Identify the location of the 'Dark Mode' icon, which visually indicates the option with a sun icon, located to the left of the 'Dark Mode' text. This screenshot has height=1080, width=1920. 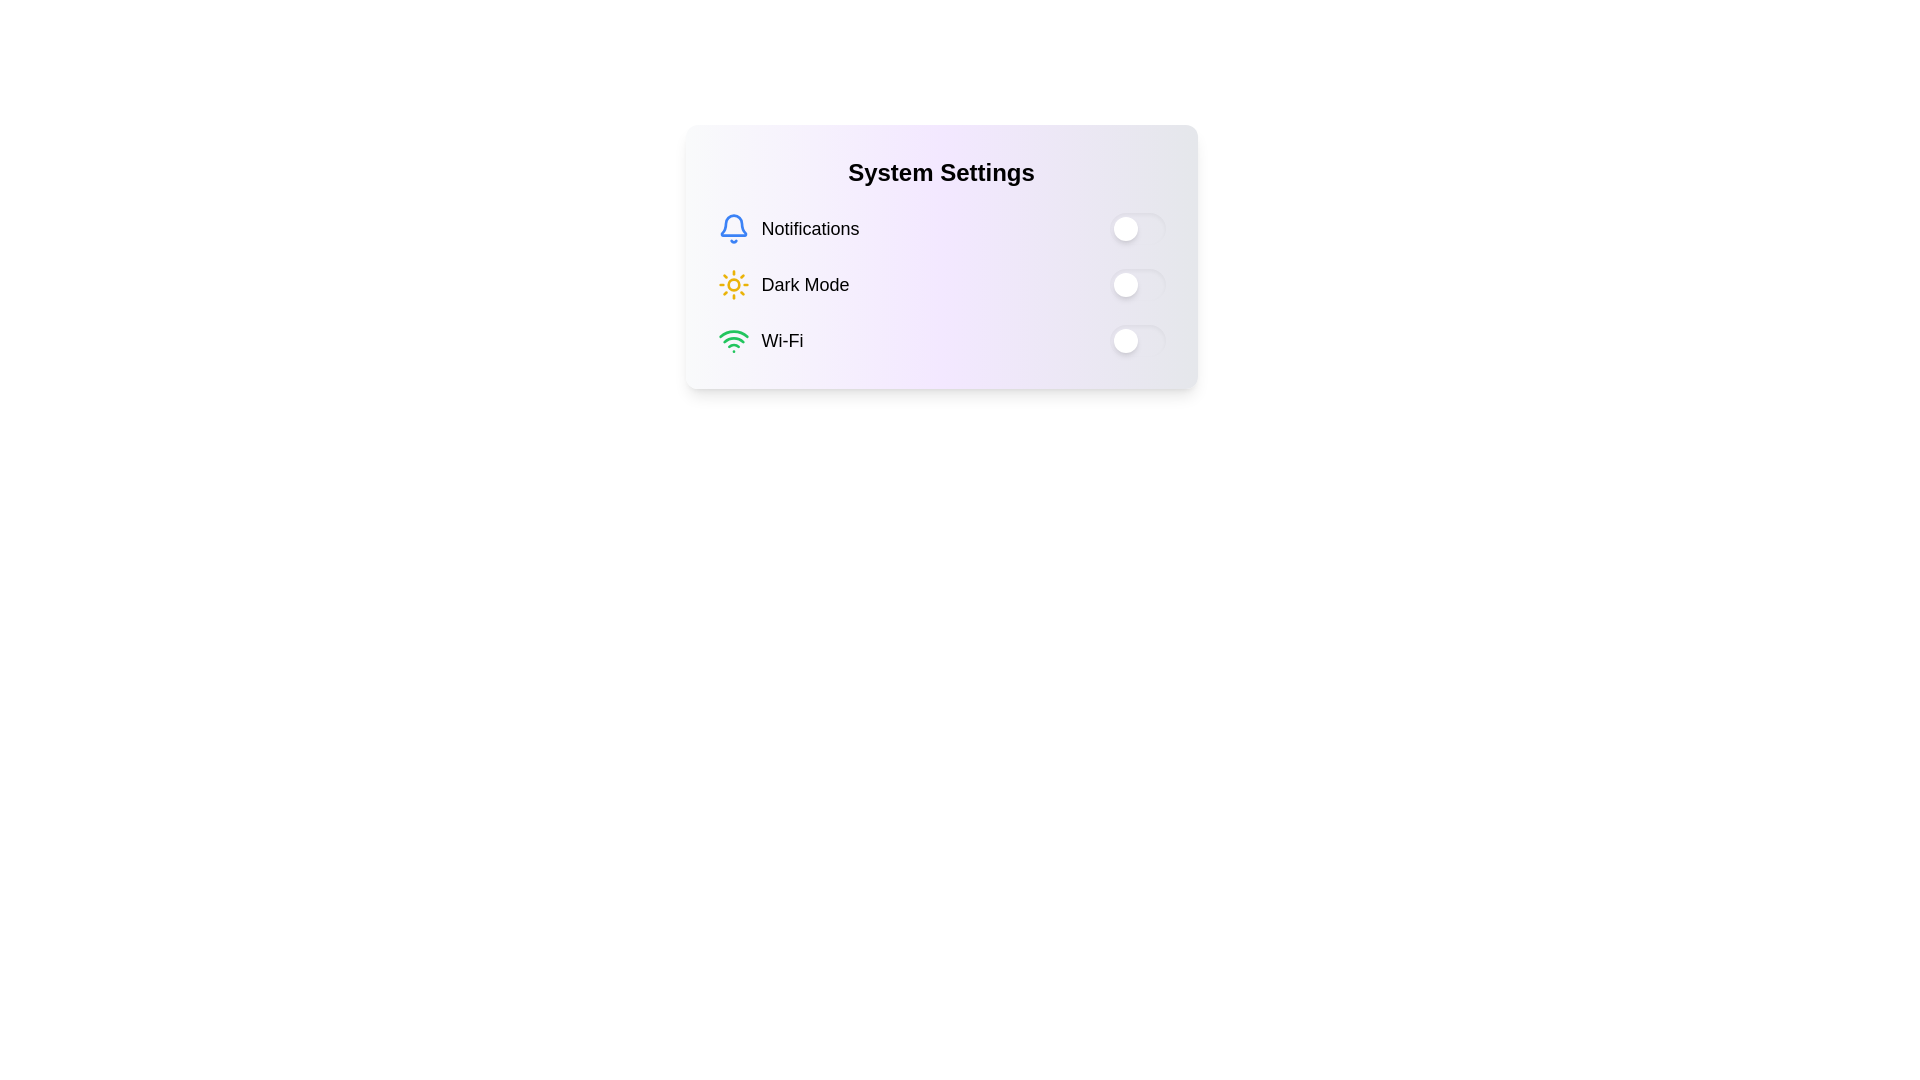
(732, 285).